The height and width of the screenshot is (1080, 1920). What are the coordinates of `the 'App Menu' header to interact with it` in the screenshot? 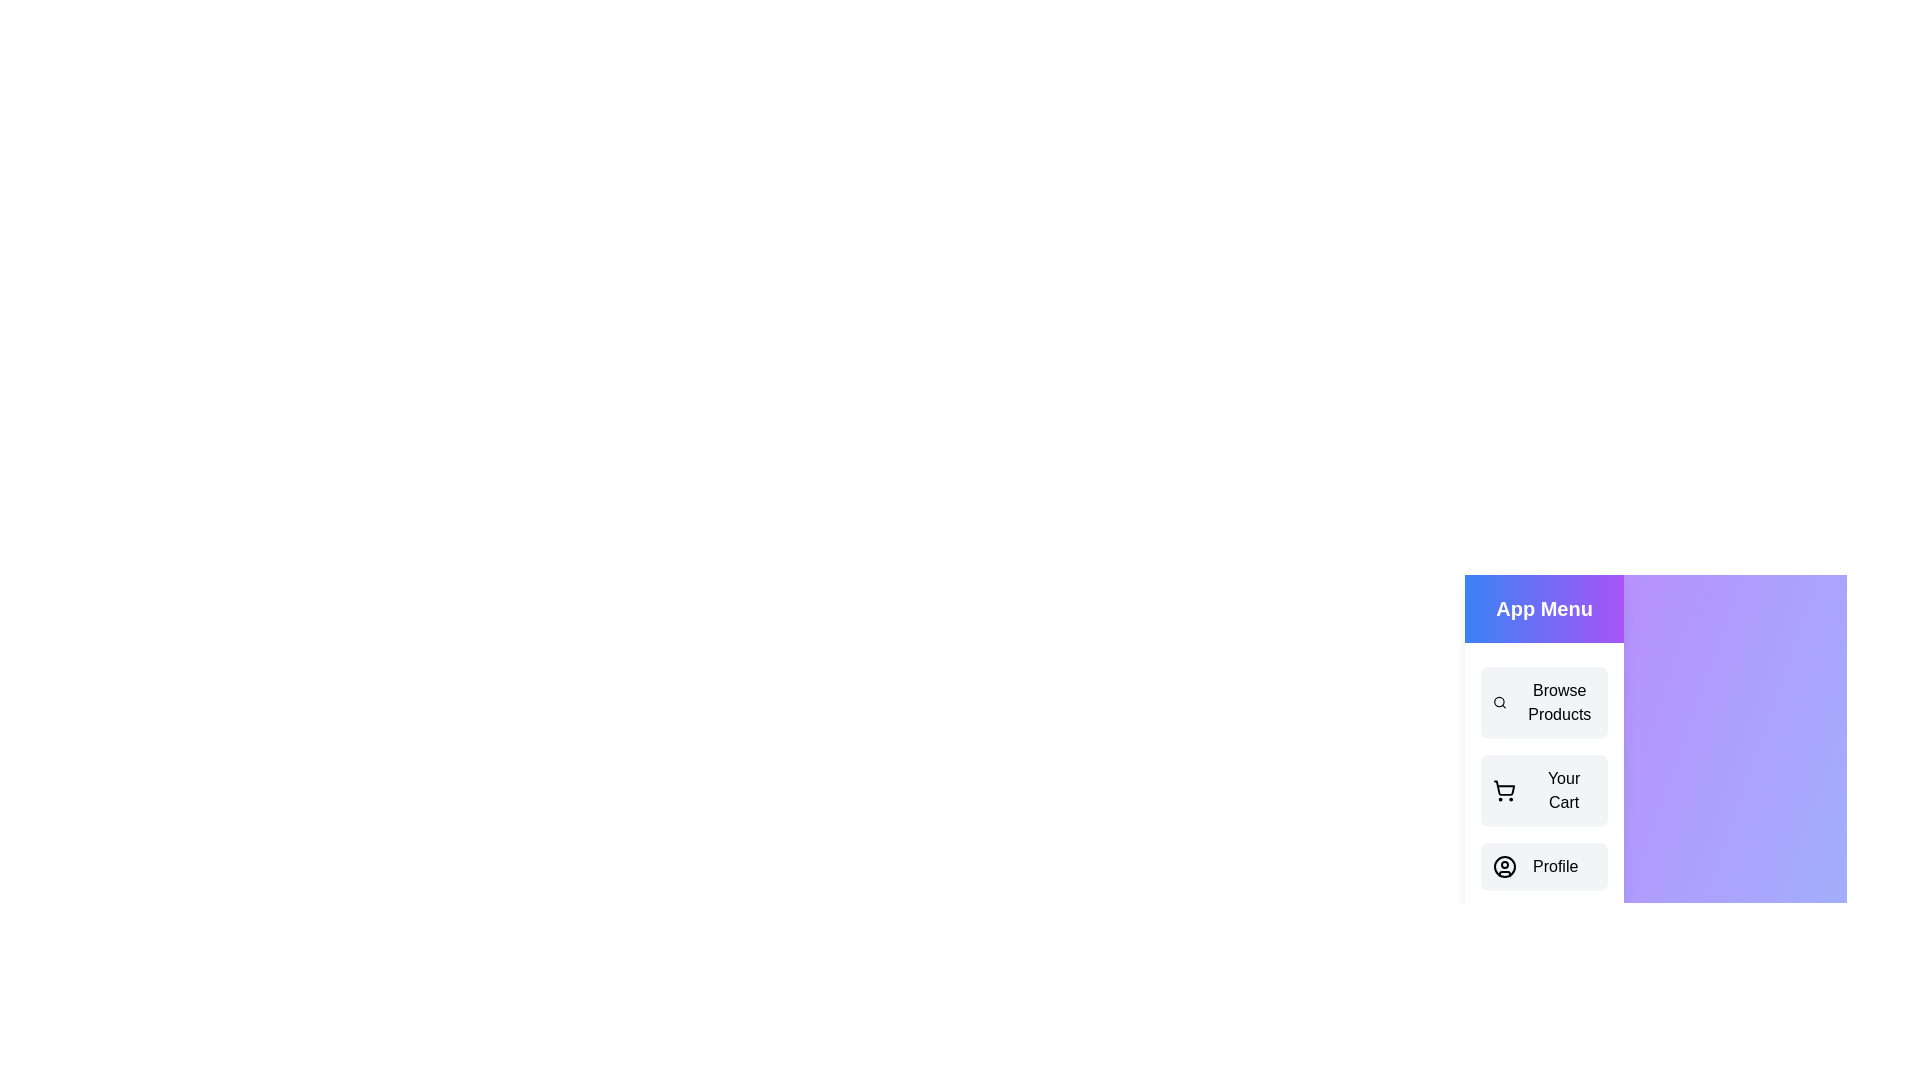 It's located at (1543, 608).